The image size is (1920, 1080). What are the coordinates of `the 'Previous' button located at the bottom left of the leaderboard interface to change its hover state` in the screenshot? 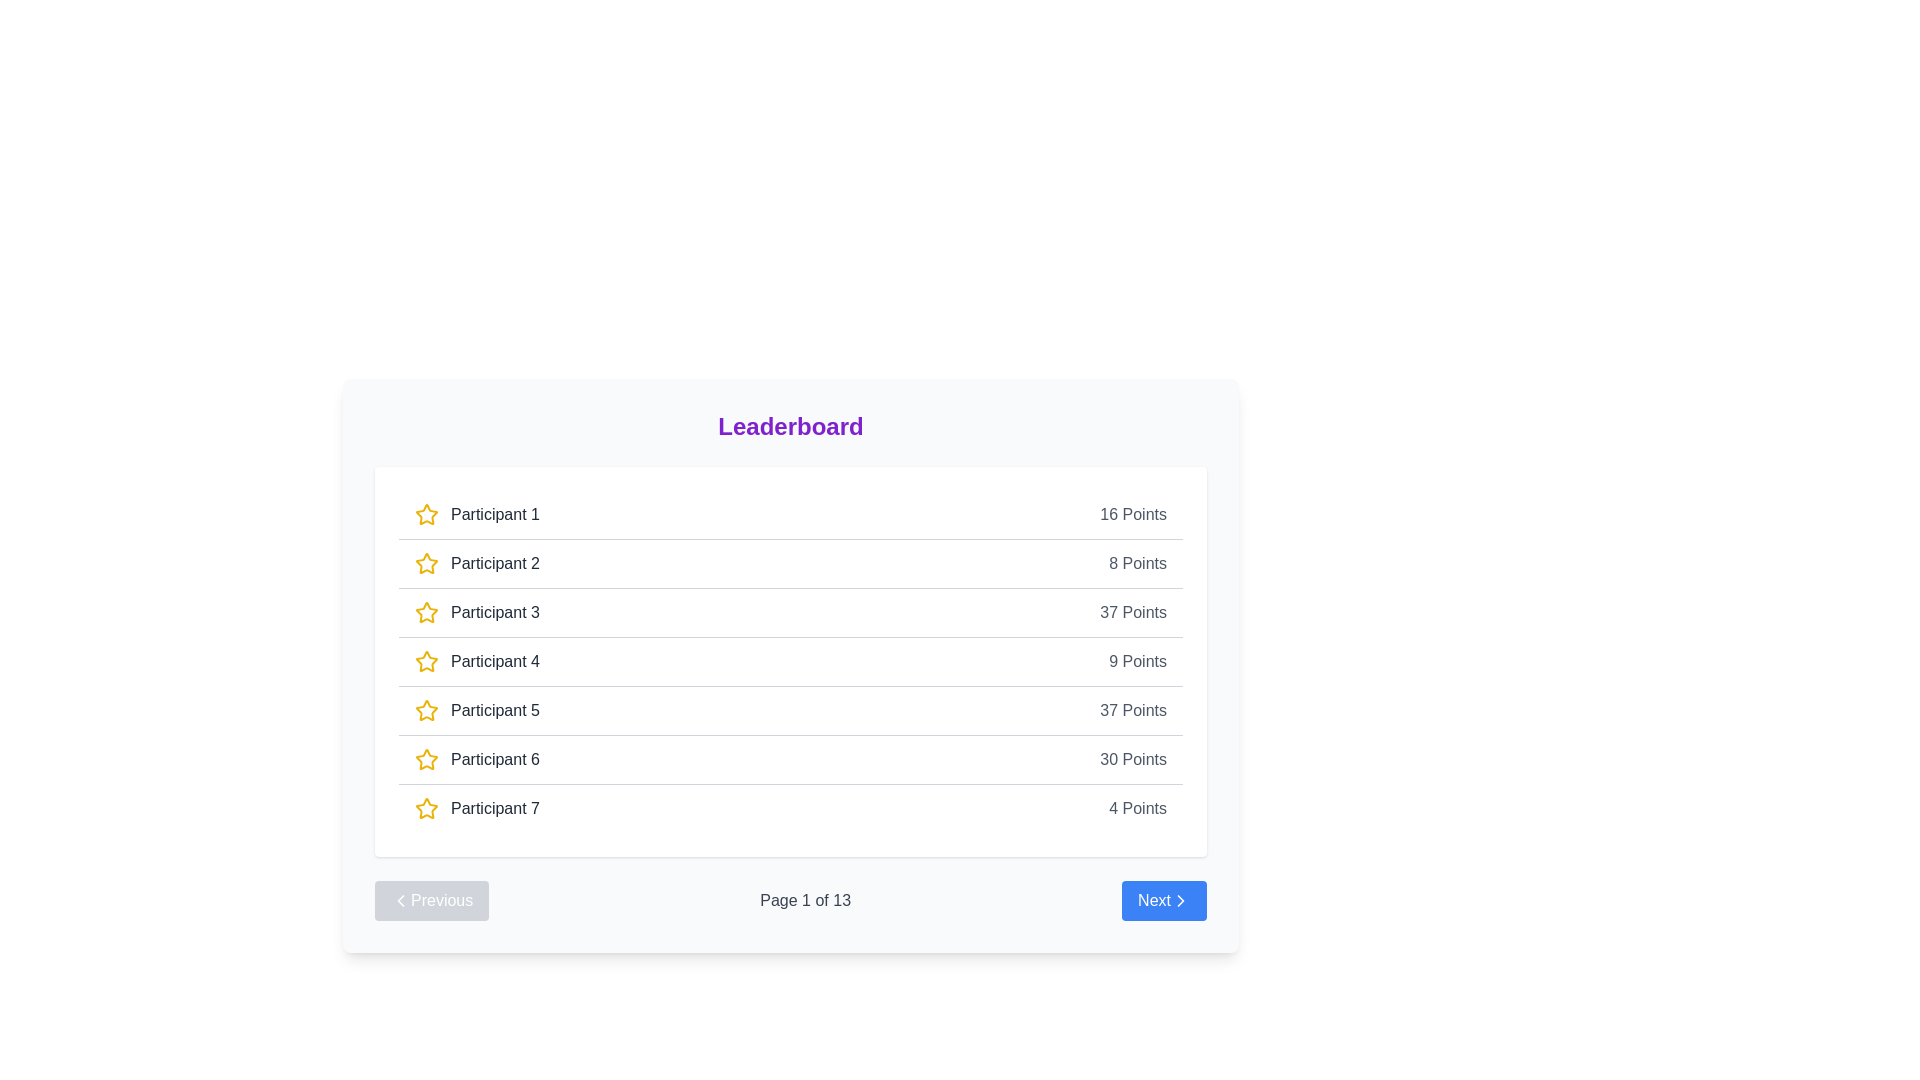 It's located at (431, 901).